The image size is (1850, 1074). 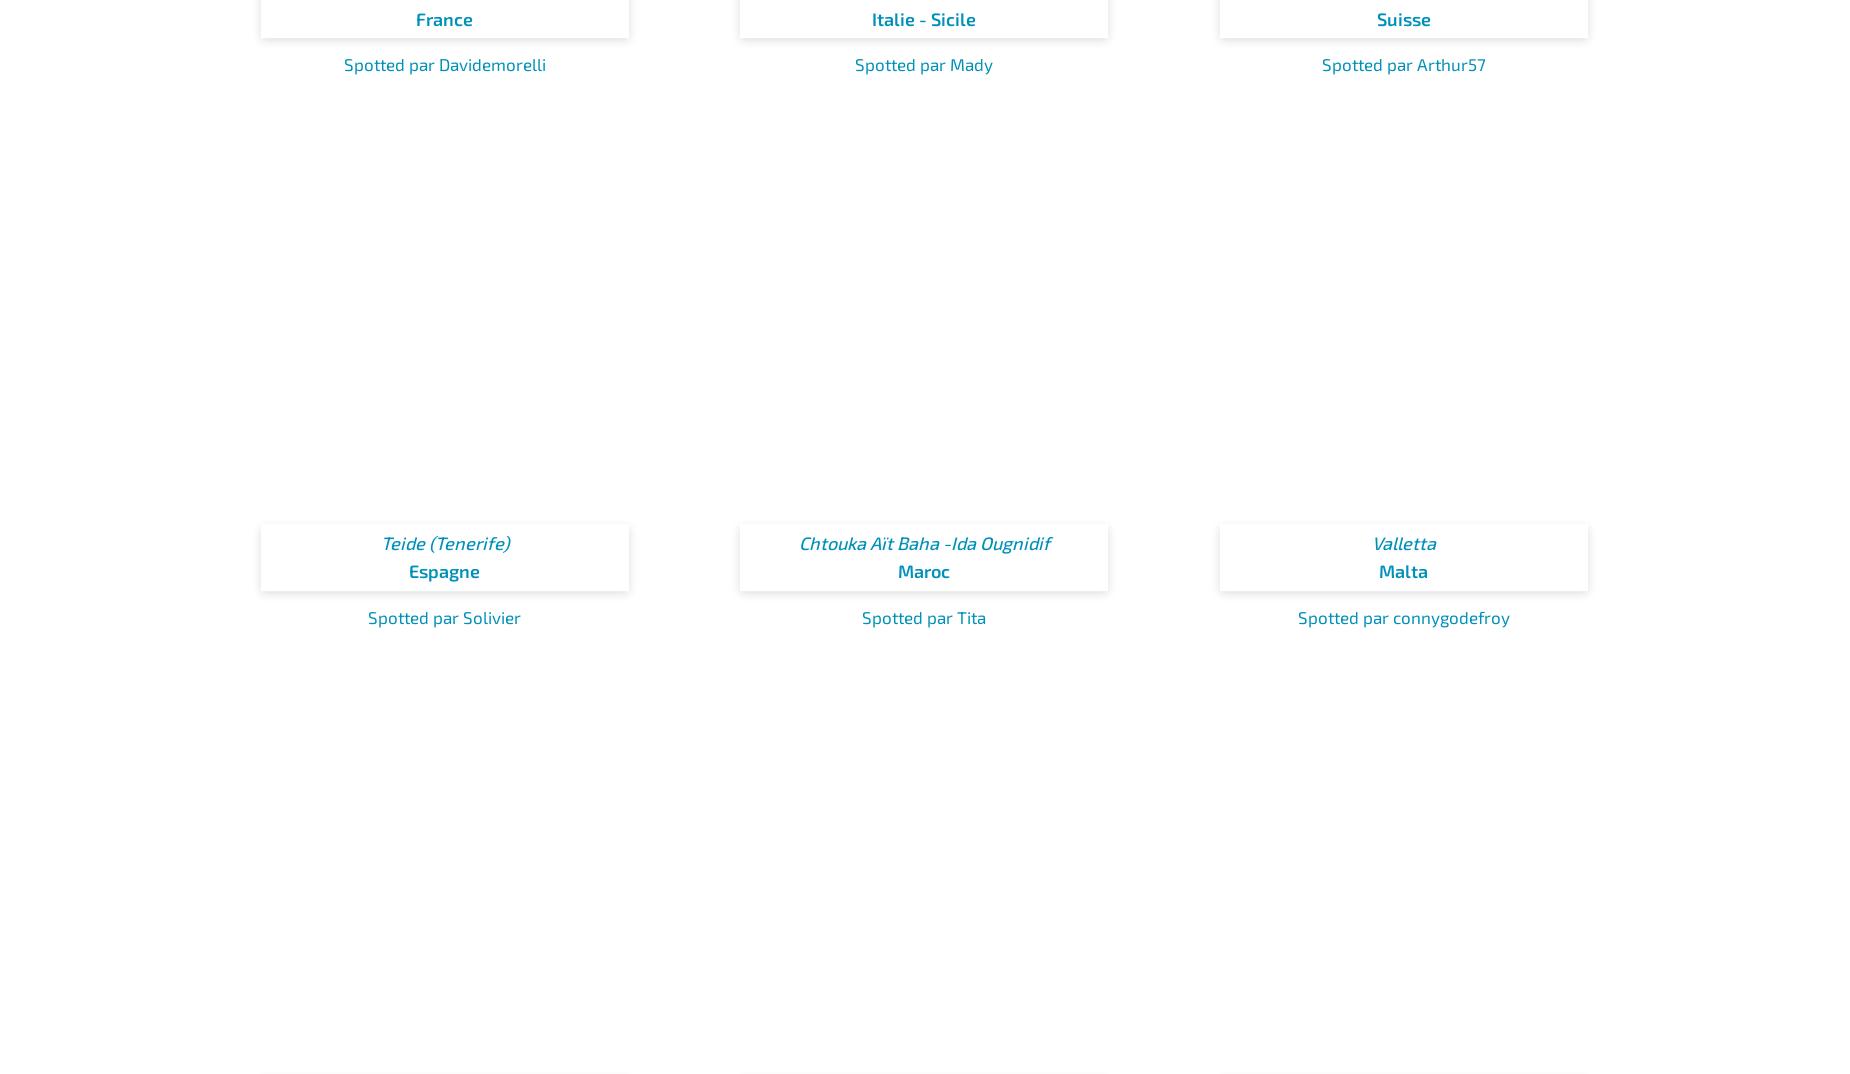 What do you see at coordinates (1370, 541) in the screenshot?
I see `'Valletta'` at bounding box center [1370, 541].